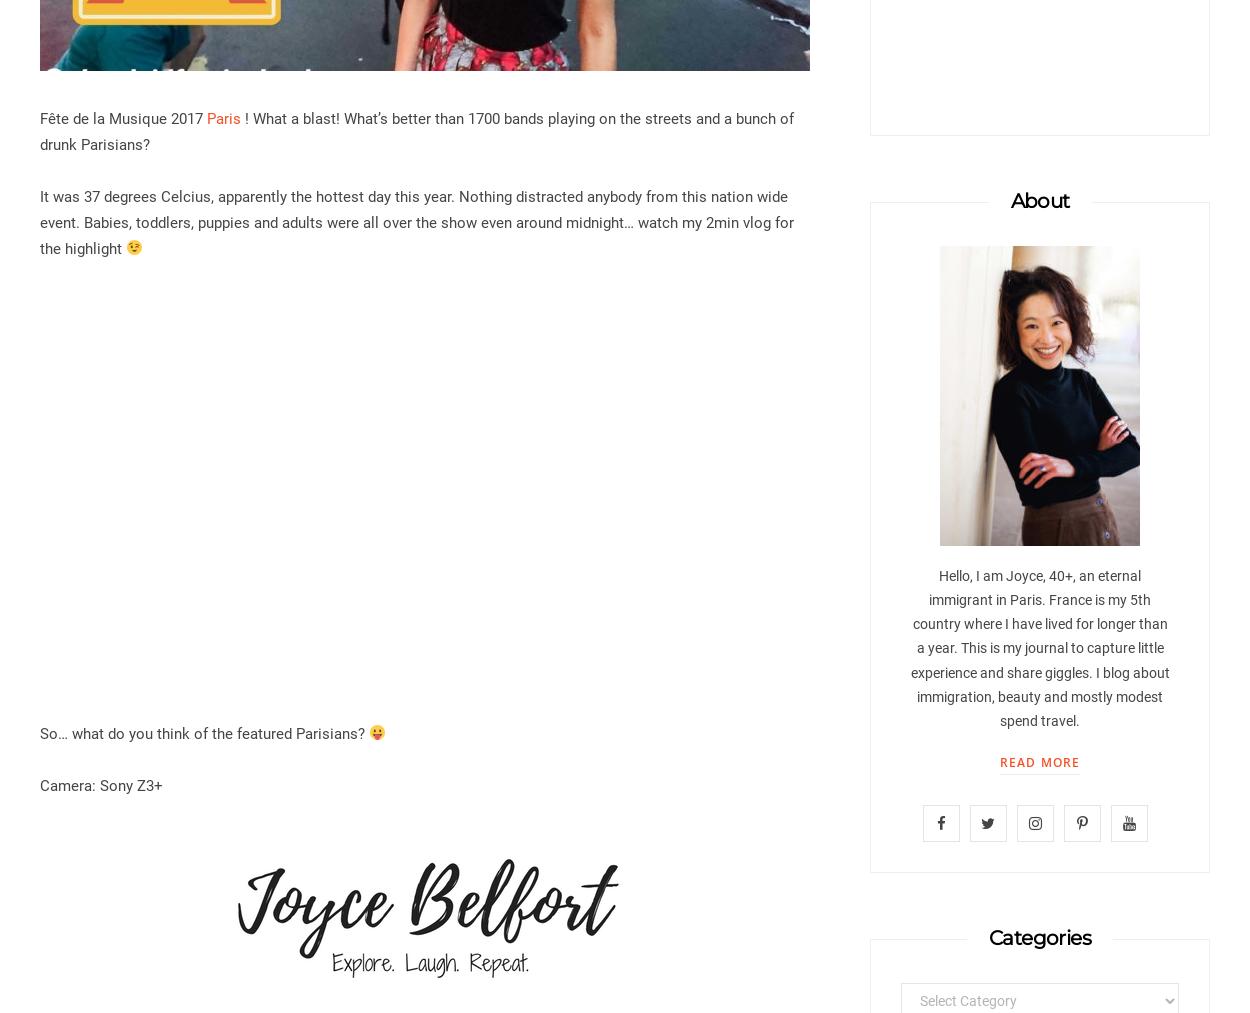  What do you see at coordinates (1039, 762) in the screenshot?
I see `'Read More'` at bounding box center [1039, 762].